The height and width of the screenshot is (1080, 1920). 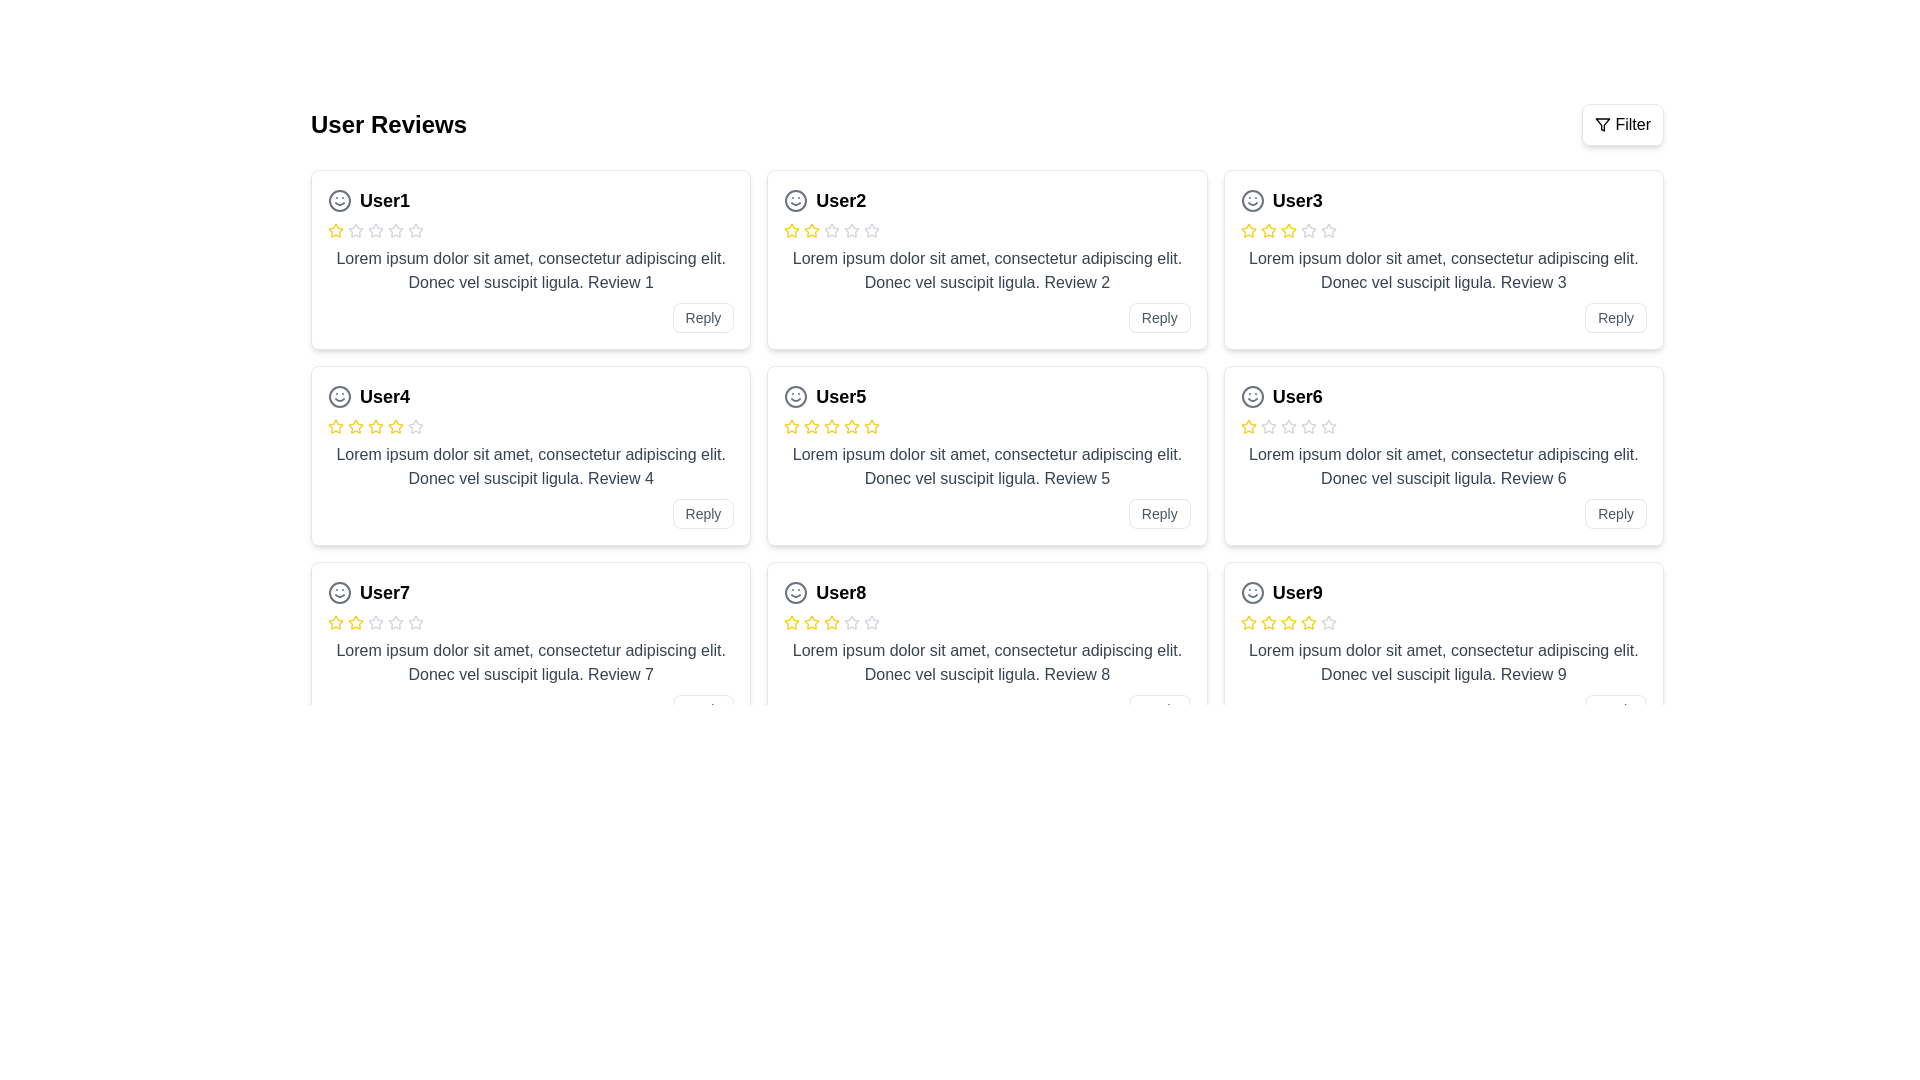 I want to click on the third star icon in the rating system within the review card of User5, so click(x=872, y=425).